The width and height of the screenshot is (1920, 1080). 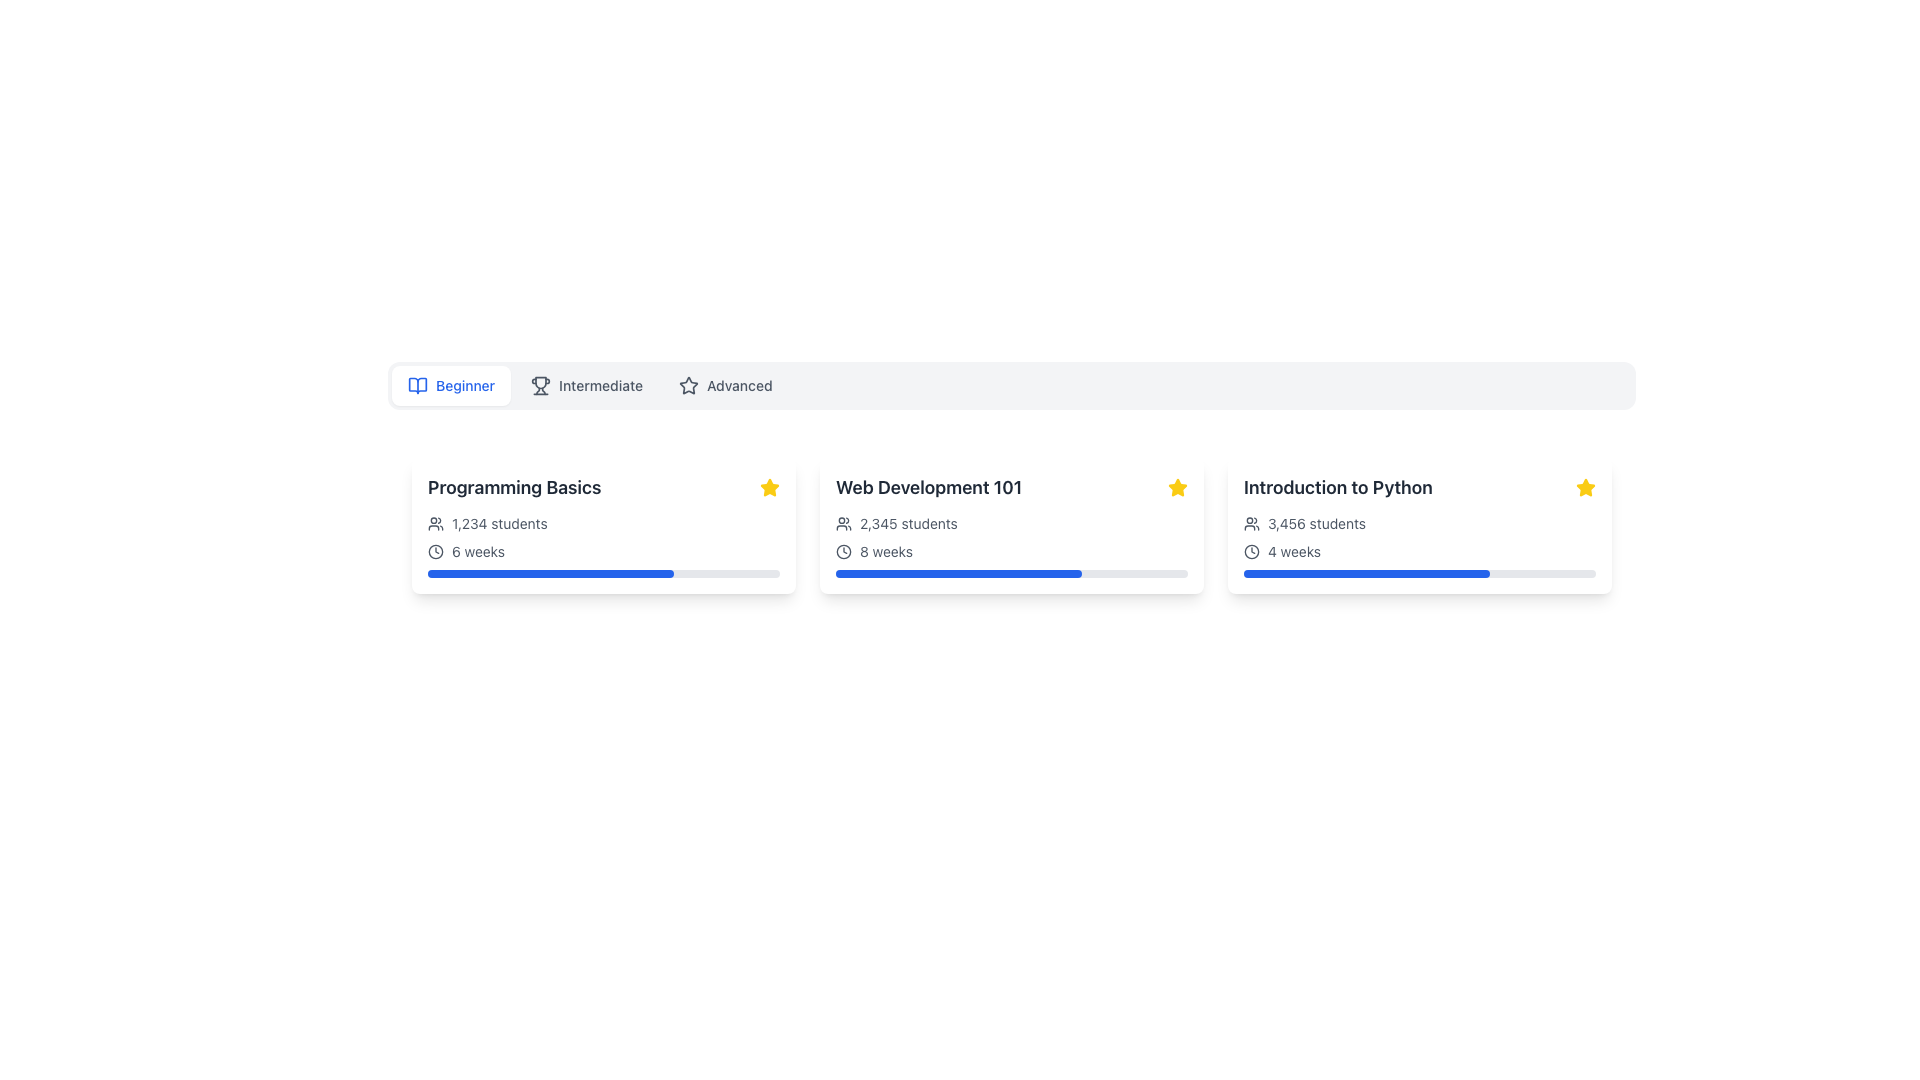 I want to click on the progress visually on the rounded blue progress bar indicating 70% completion within the 'Introduction to Python' module card, so click(x=1366, y=574).